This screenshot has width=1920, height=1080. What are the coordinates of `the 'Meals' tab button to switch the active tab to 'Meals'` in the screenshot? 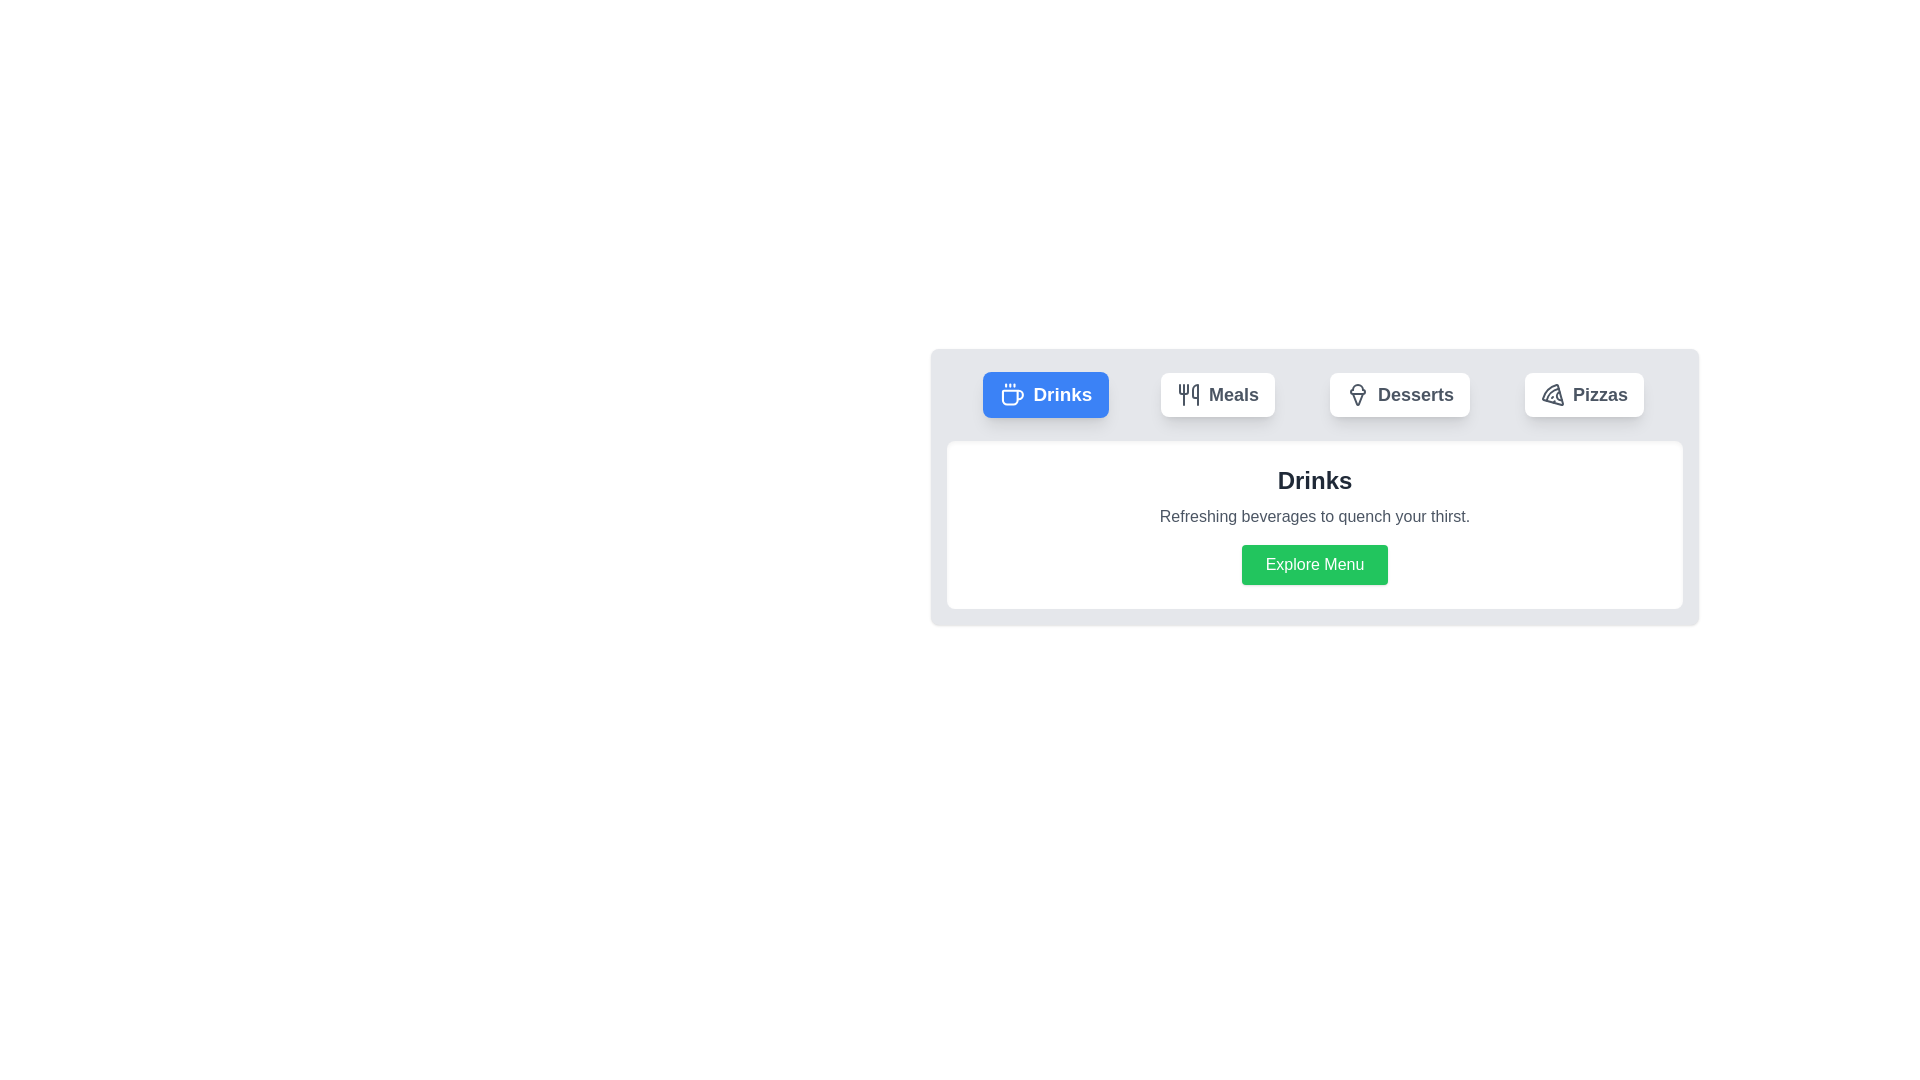 It's located at (1217, 394).